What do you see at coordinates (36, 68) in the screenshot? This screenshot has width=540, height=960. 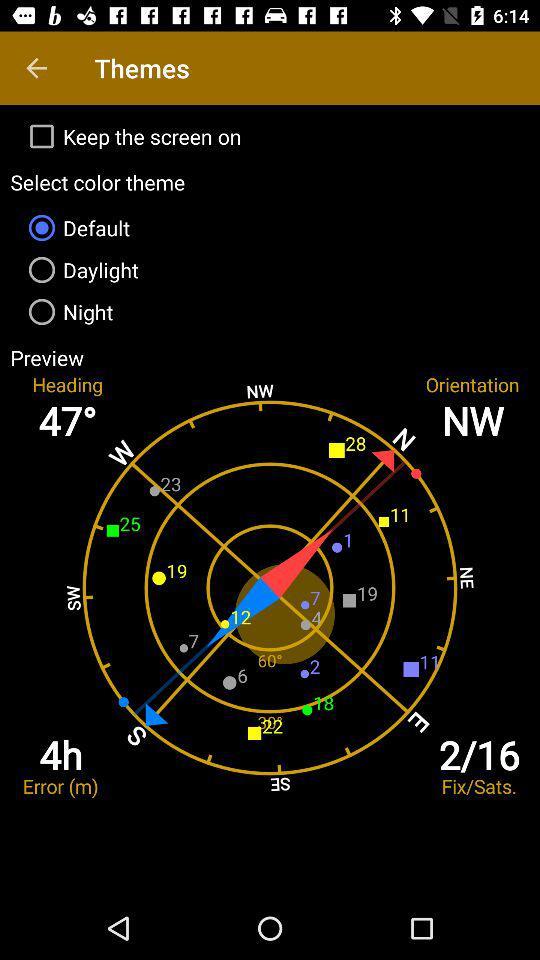 I see `icon next to the themes icon` at bounding box center [36, 68].